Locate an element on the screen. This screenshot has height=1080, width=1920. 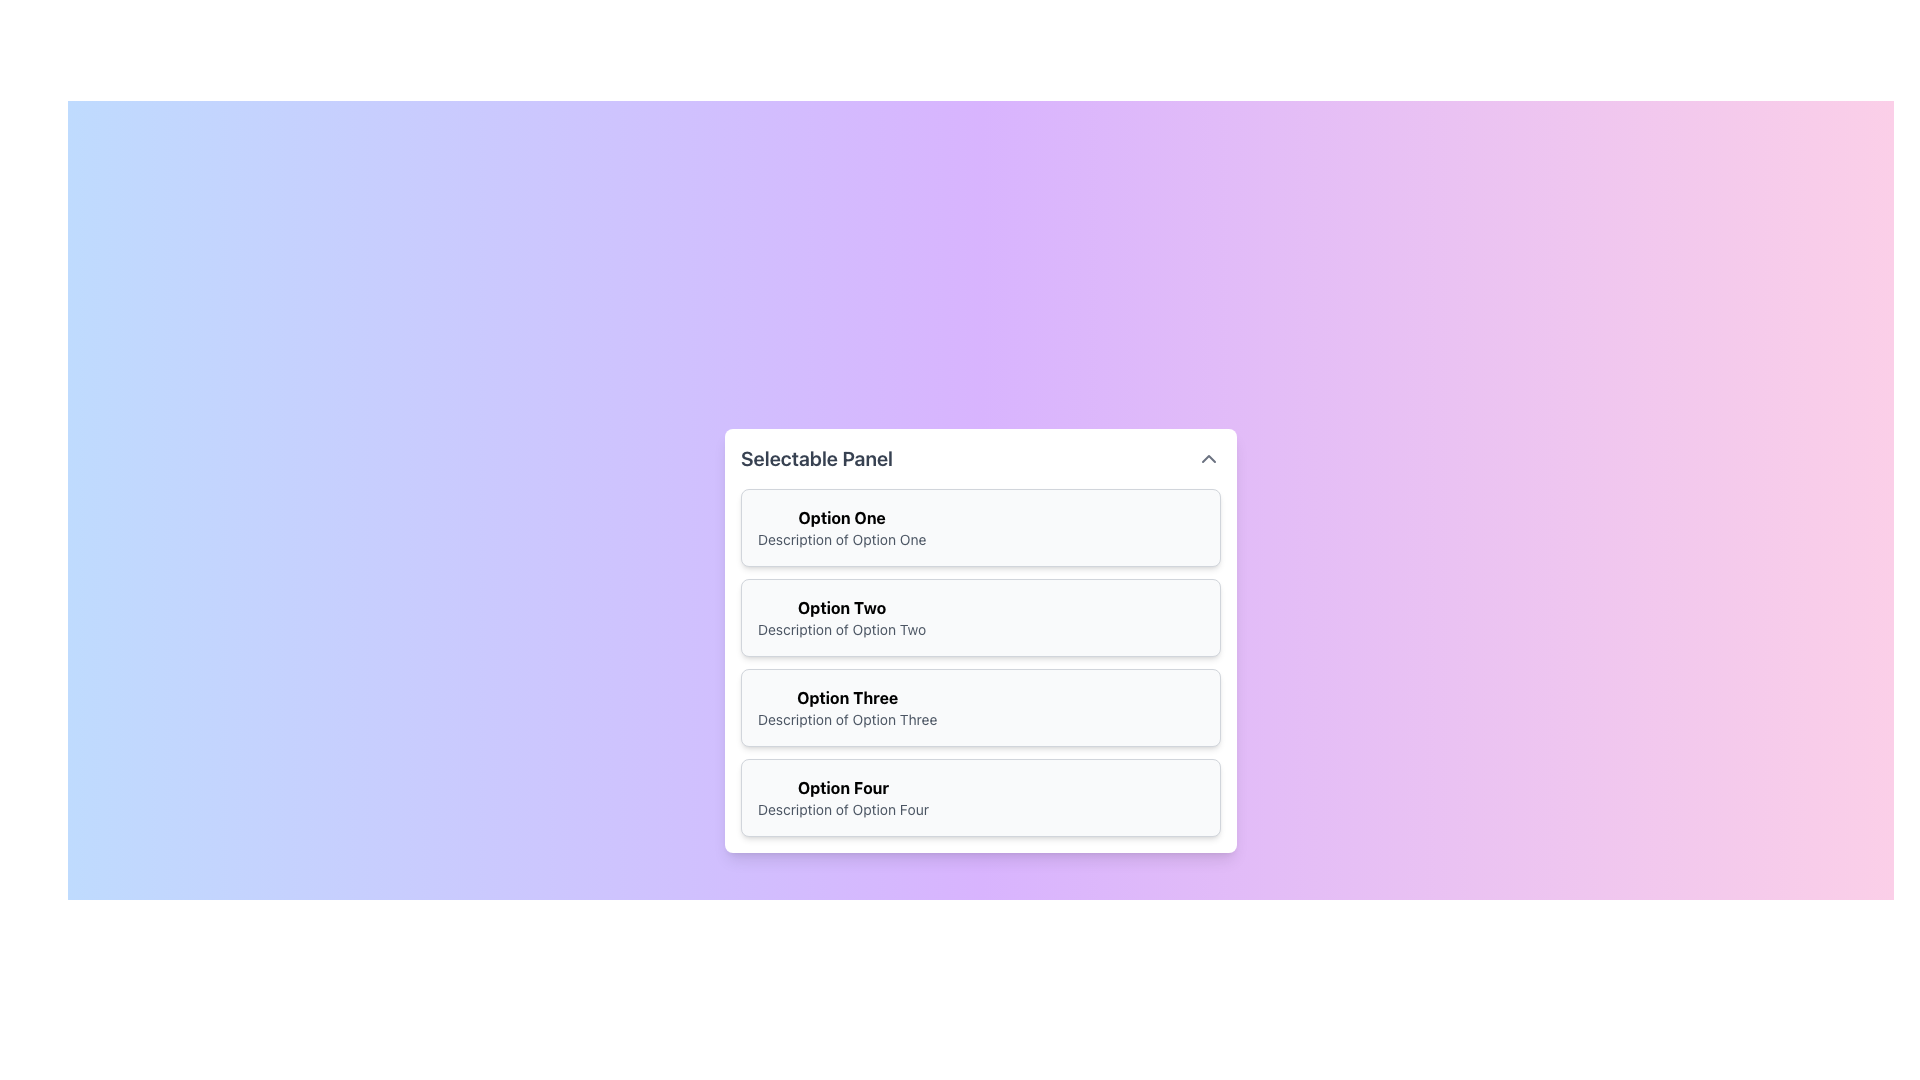
the text label displaying 'Description of Option Three', which is positioned below the title 'Option Three' within the selectable panel is located at coordinates (847, 720).